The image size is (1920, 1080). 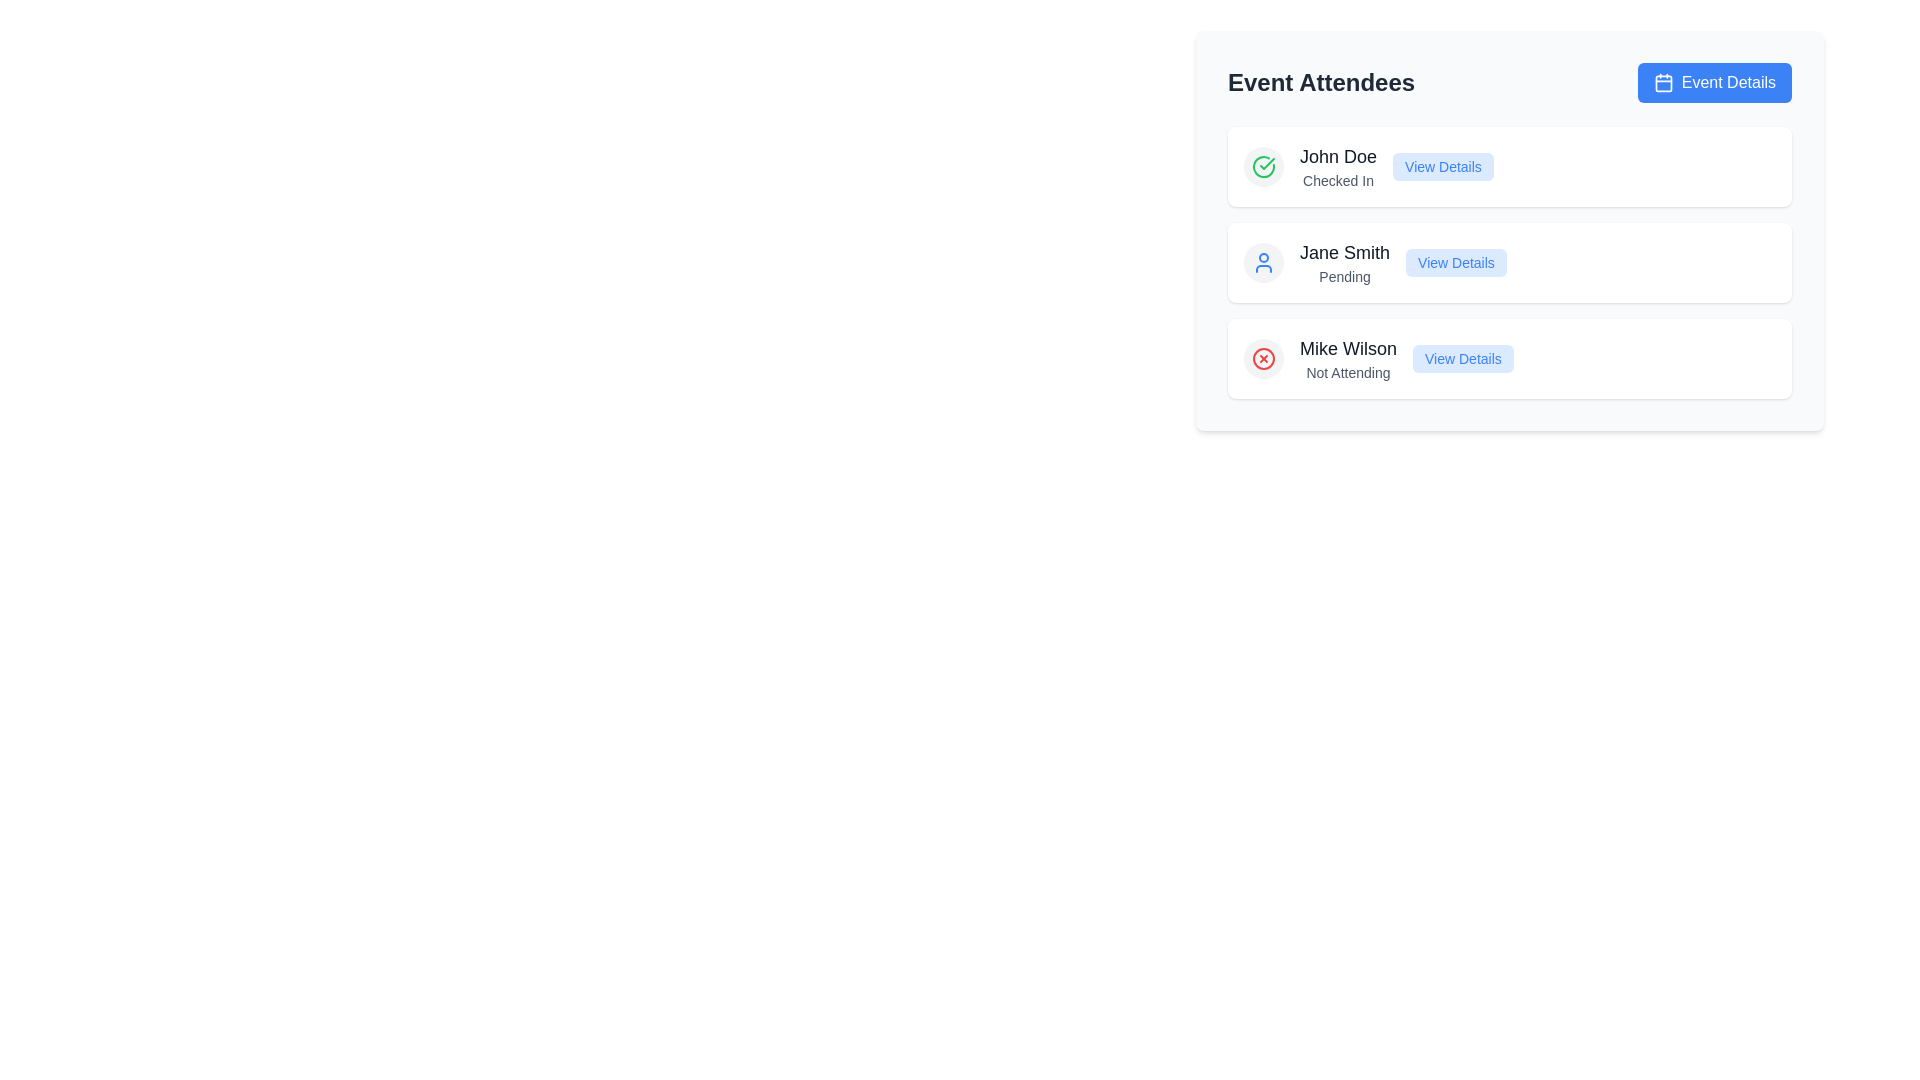 What do you see at coordinates (1262, 261) in the screenshot?
I see `the circular user icon with a light gray background containing a blue user icon located on the left side of the card displaying 'Jane Smith' in the event attendees list` at bounding box center [1262, 261].